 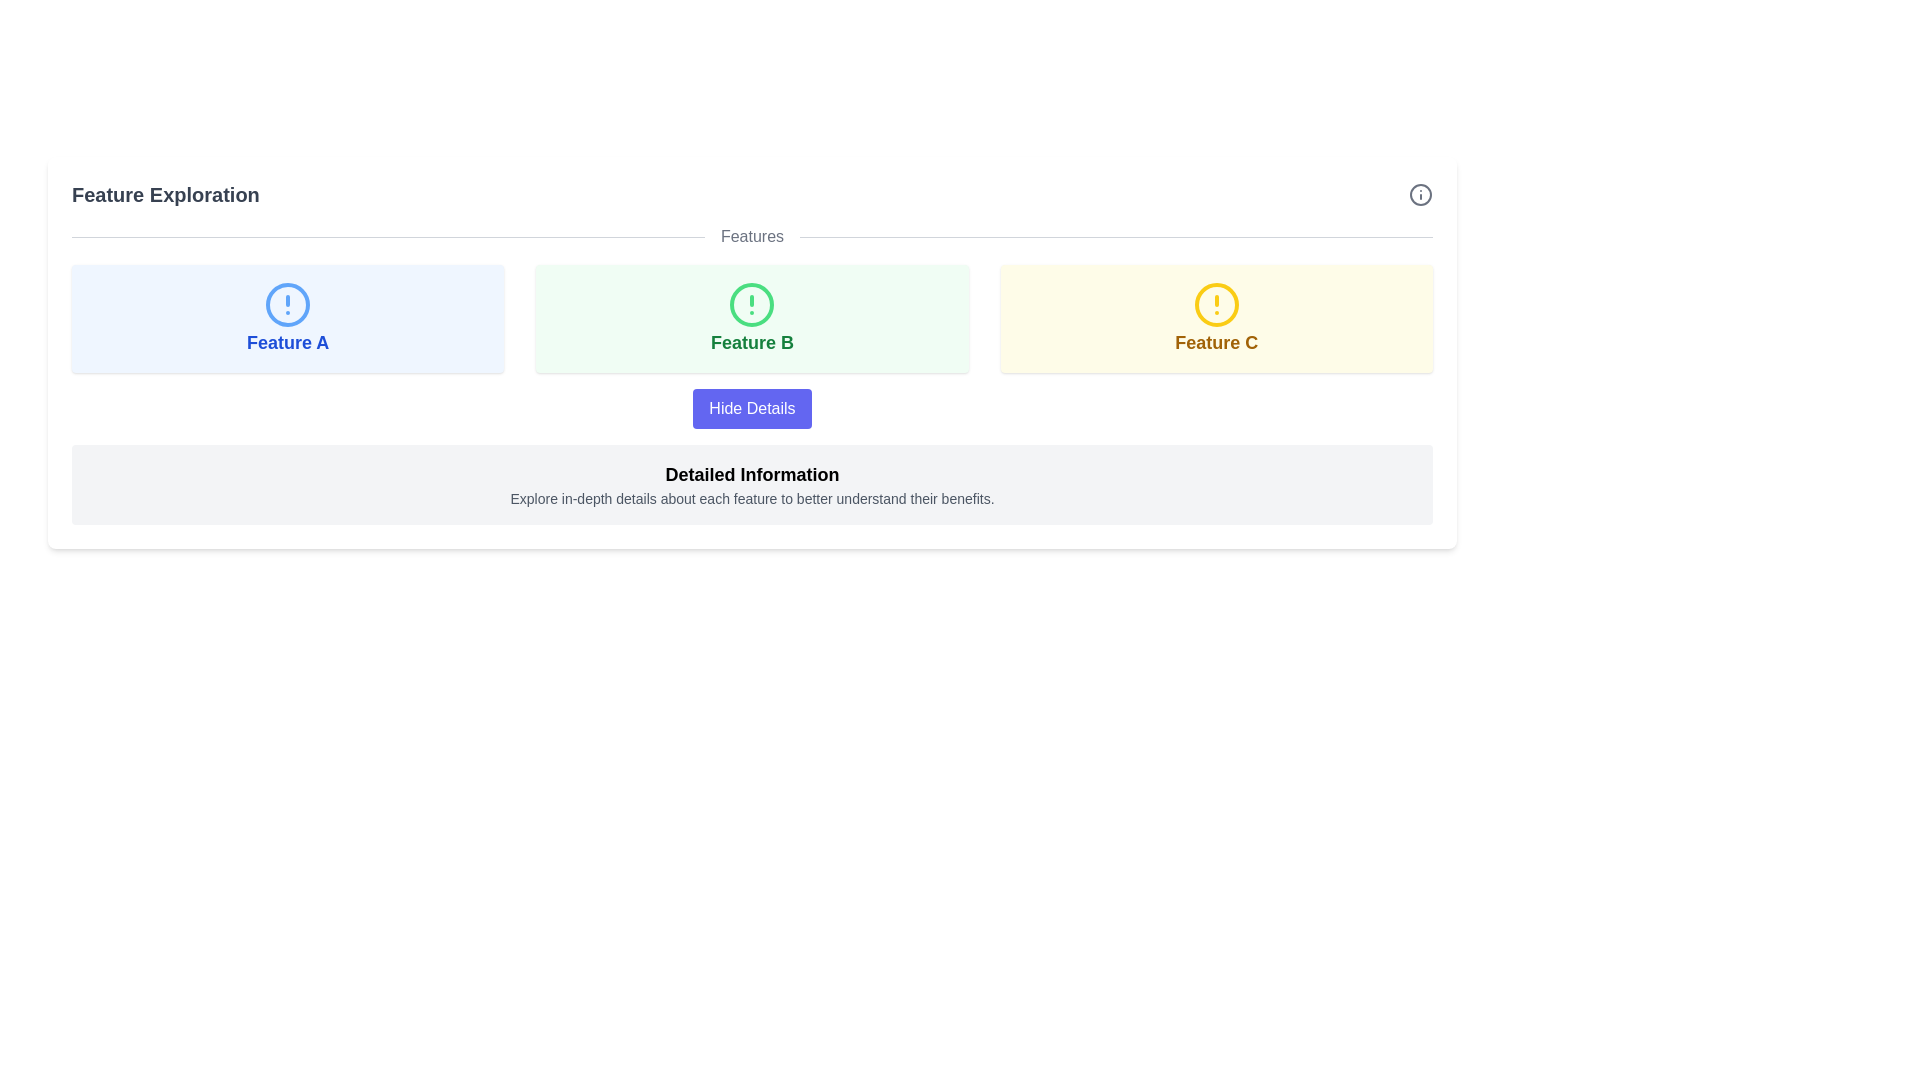 What do you see at coordinates (287, 304) in the screenshot?
I see `the circular icon with a blue outline and an exclamation mark in its center, located at the center top of the 'Feature A' card` at bounding box center [287, 304].